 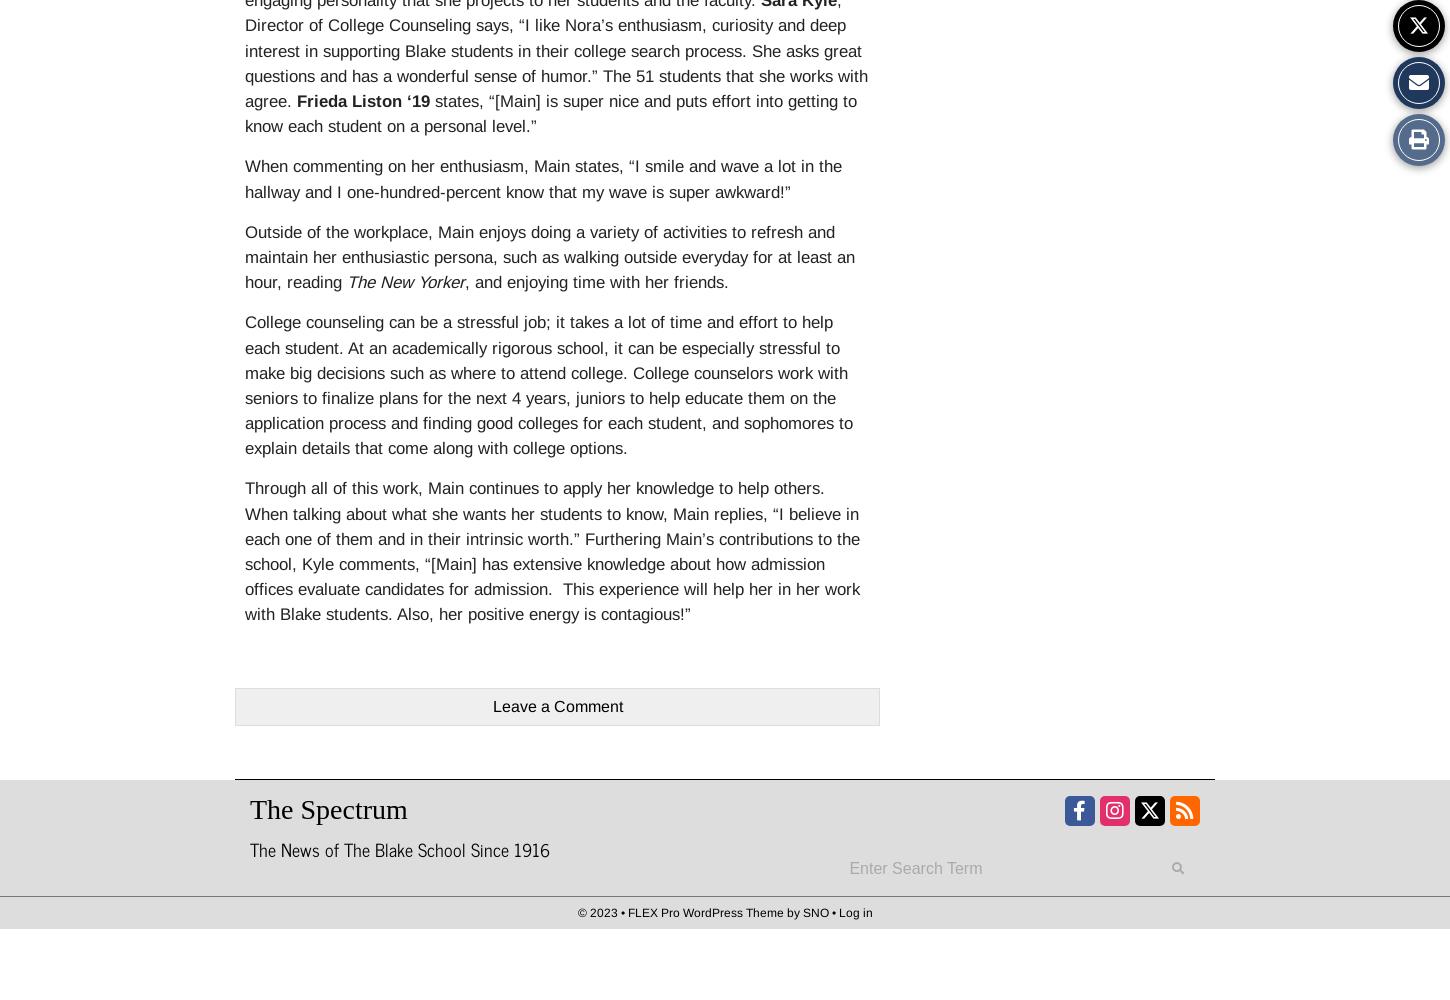 What do you see at coordinates (594, 74) in the screenshot?
I see `'.”'` at bounding box center [594, 74].